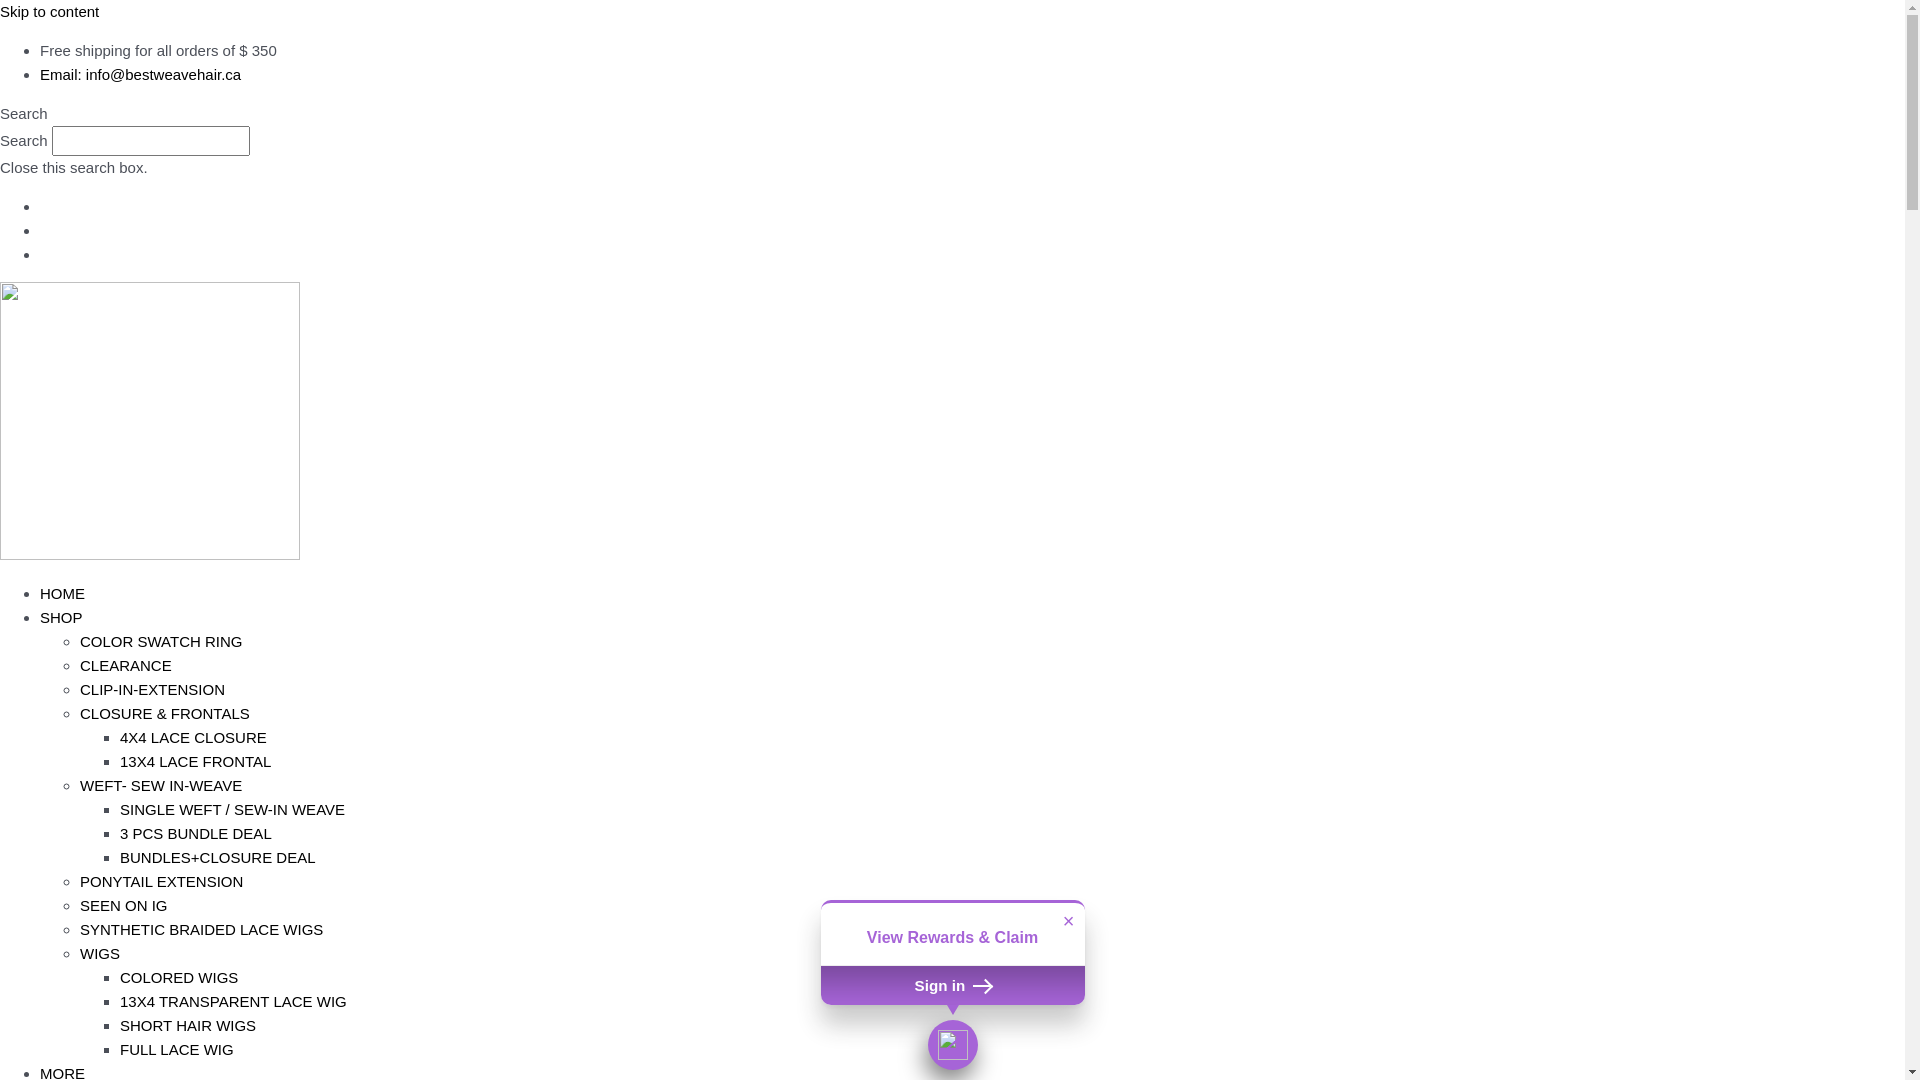  I want to click on 'SYNTHETIC BRAIDED LACE WIGS', so click(201, 929).